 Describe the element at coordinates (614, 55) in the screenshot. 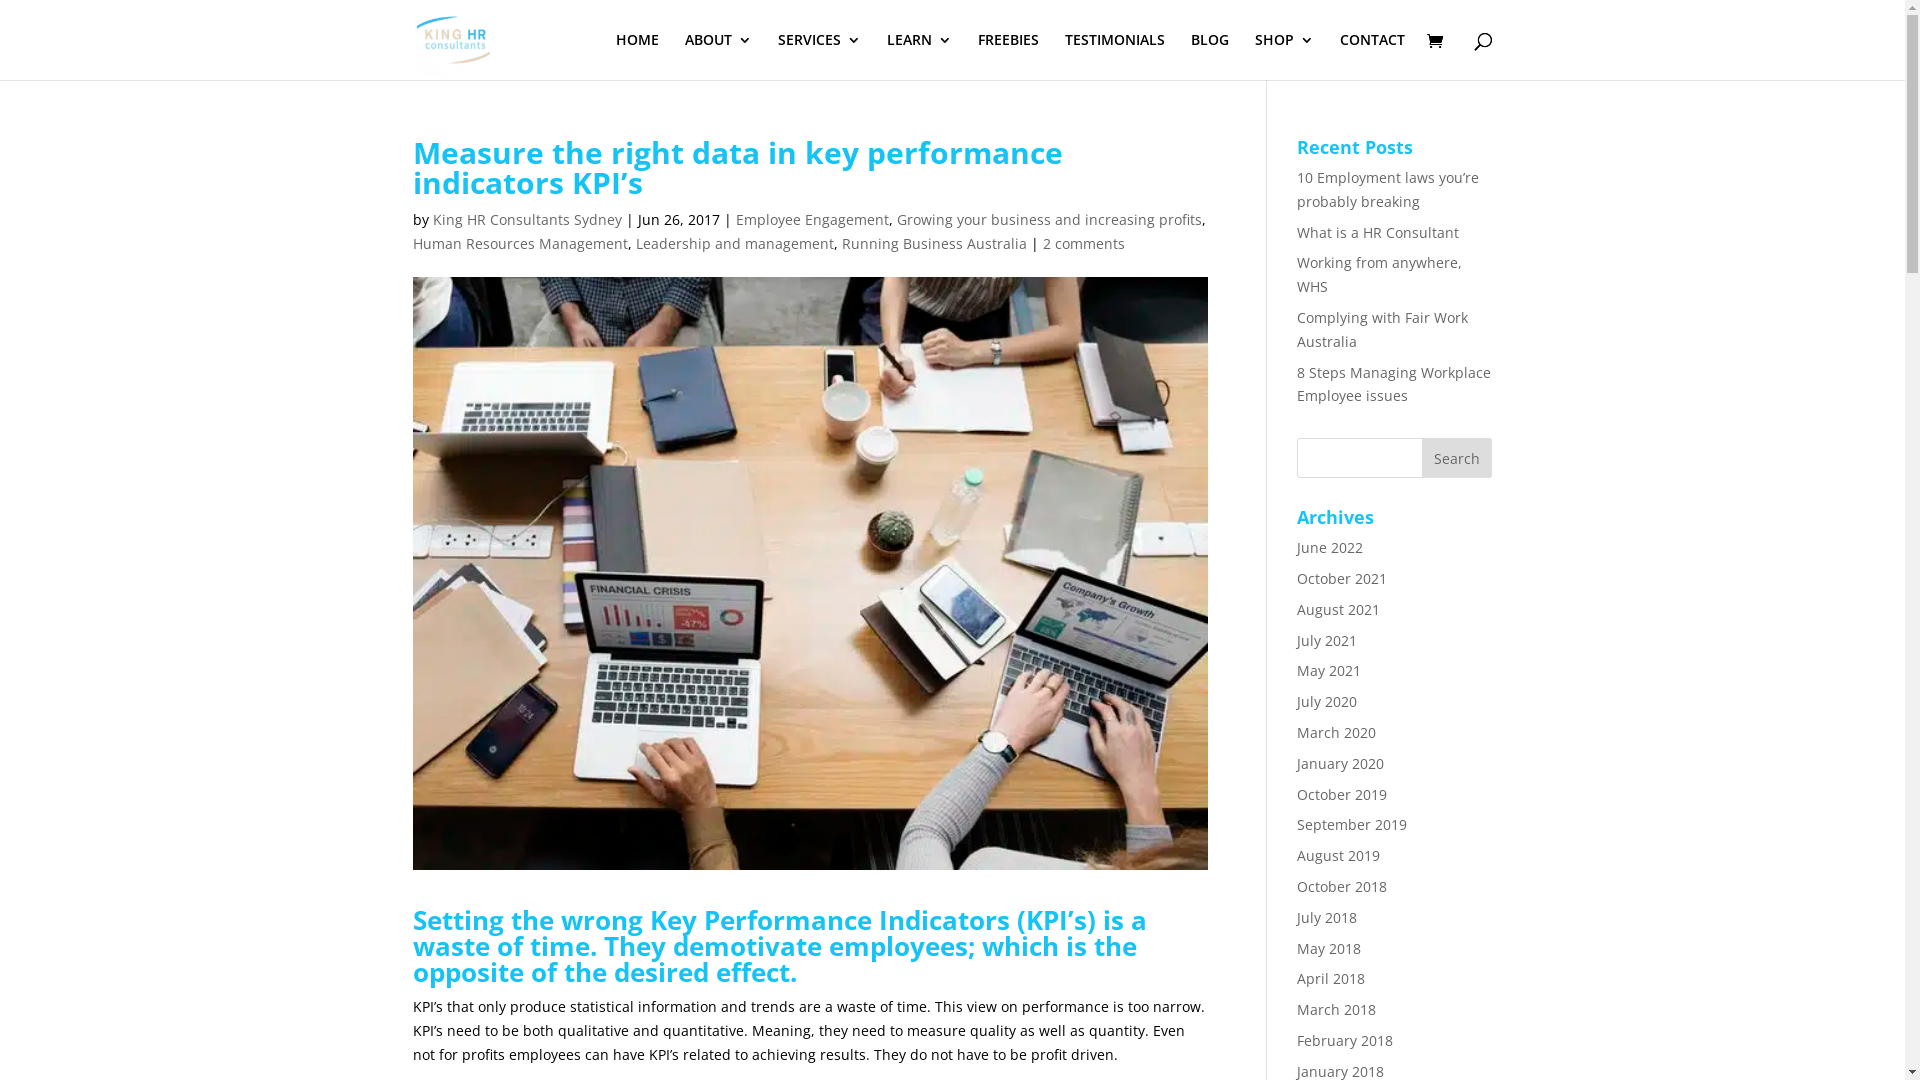

I see `'HOME'` at that location.